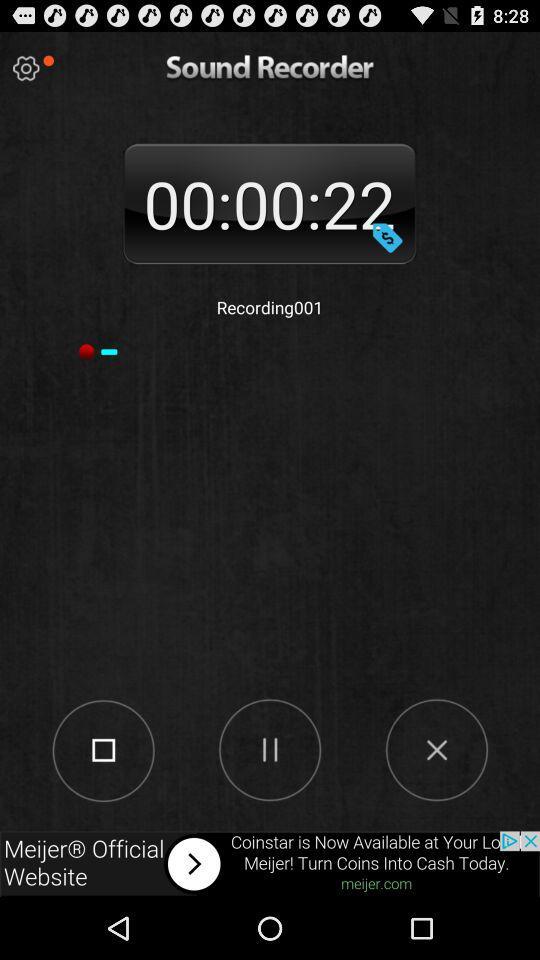 The width and height of the screenshot is (540, 960). What do you see at coordinates (270, 863) in the screenshot?
I see `click advertisement` at bounding box center [270, 863].